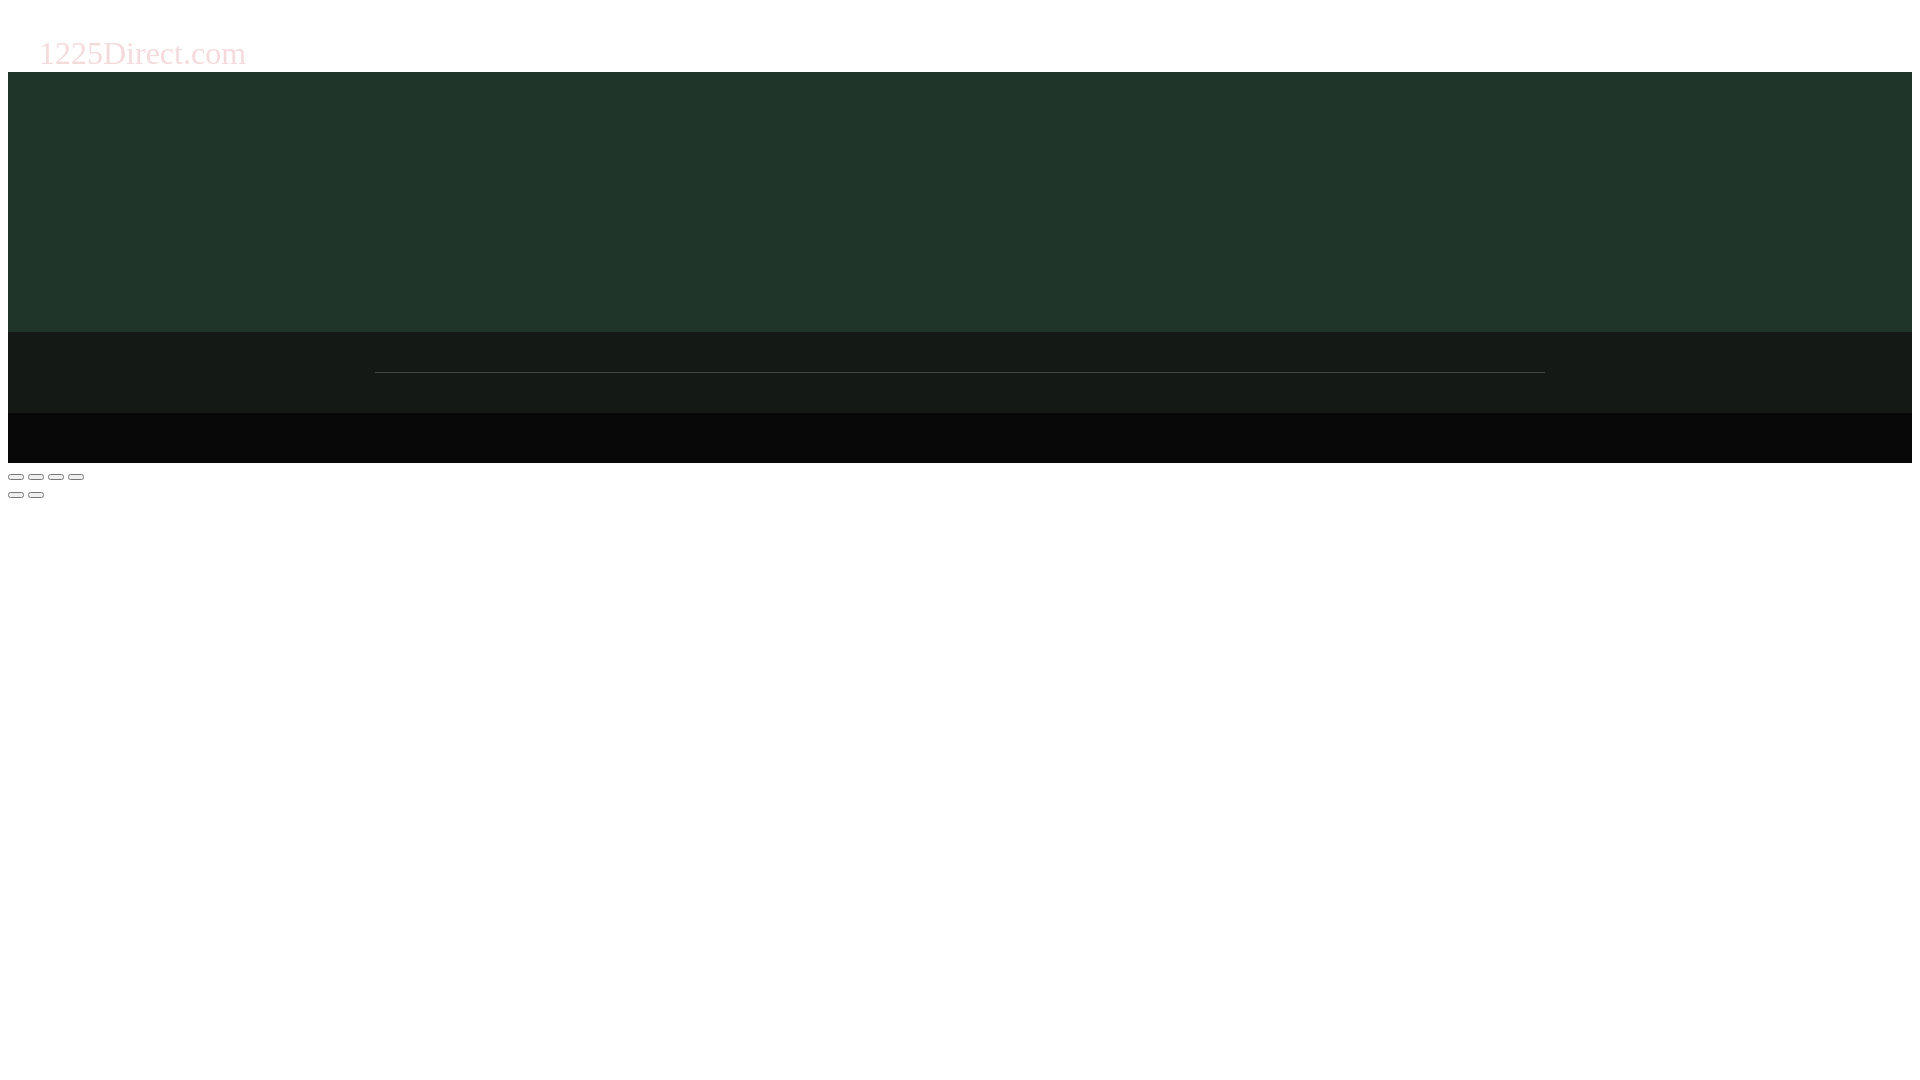  Describe the element at coordinates (35, 494) in the screenshot. I see `'Next (arrow right)'` at that location.